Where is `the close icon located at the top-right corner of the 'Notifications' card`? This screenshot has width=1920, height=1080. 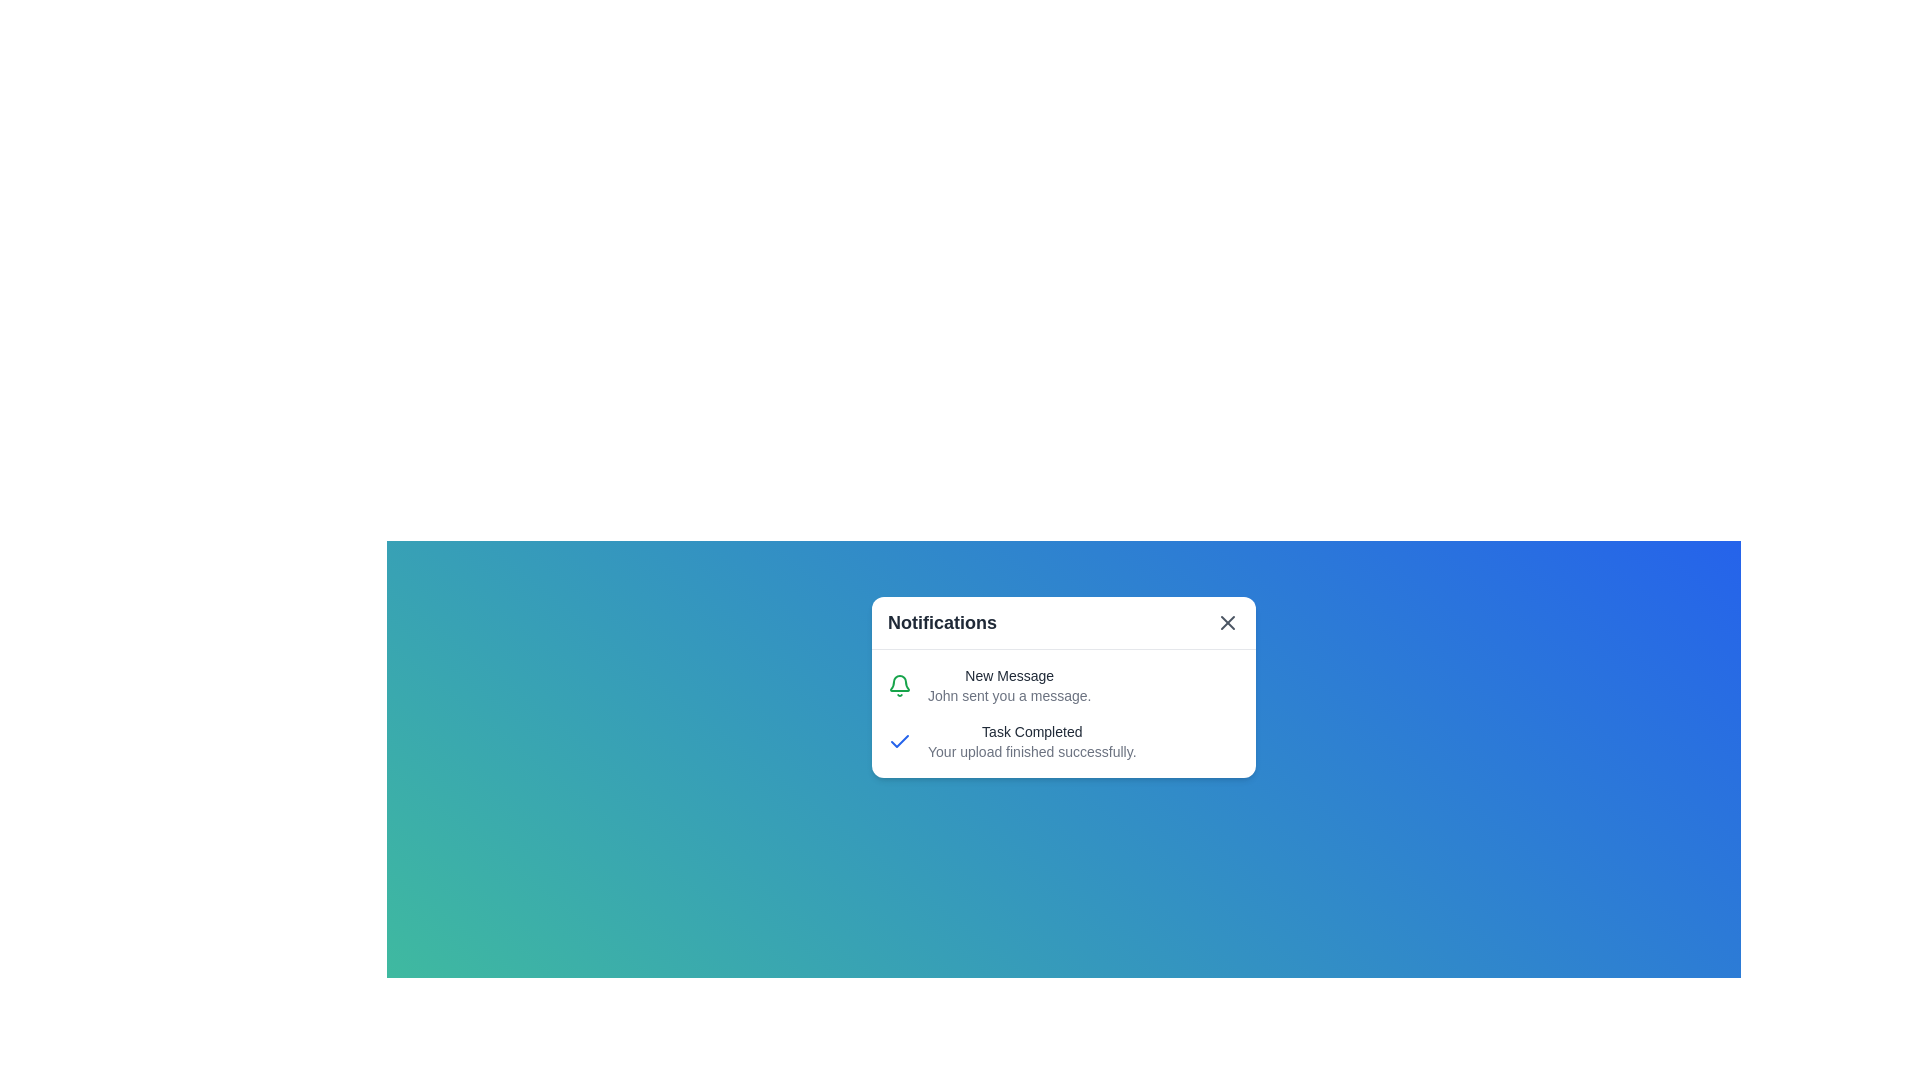 the close icon located at the top-right corner of the 'Notifications' card is located at coordinates (1227, 622).